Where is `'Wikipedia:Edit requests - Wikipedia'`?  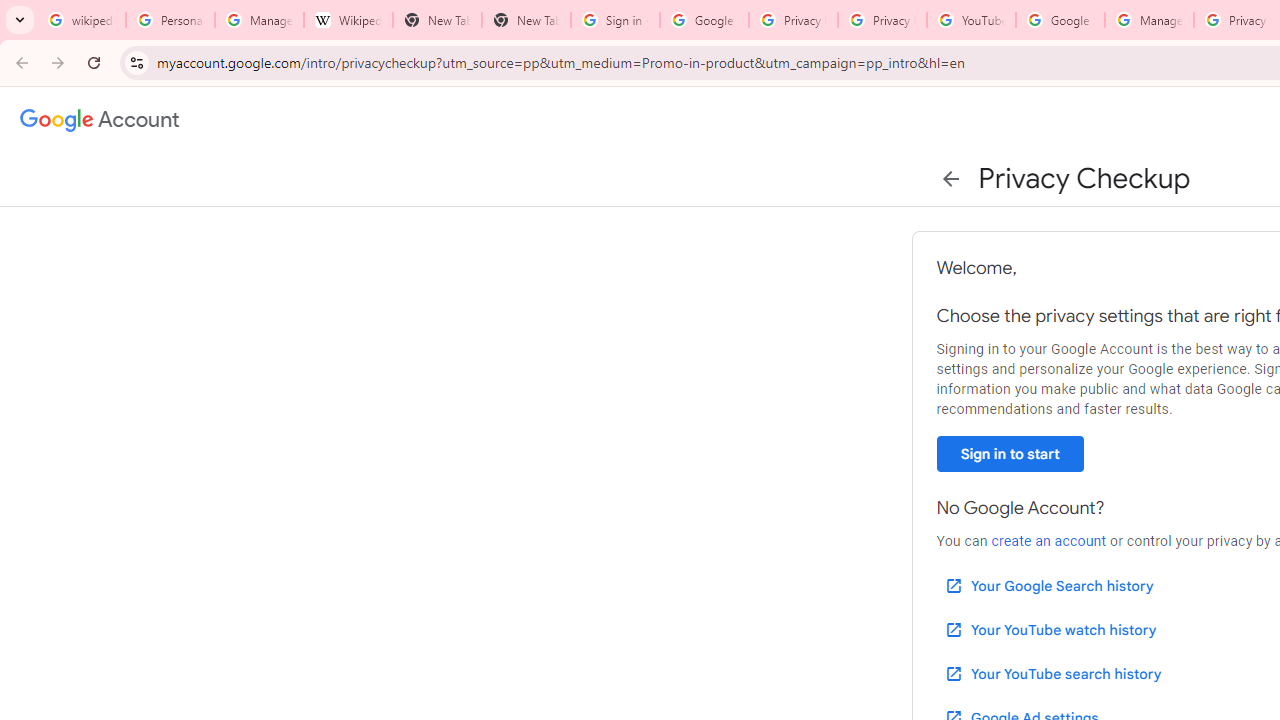
'Wikipedia:Edit requests - Wikipedia' is located at coordinates (348, 20).